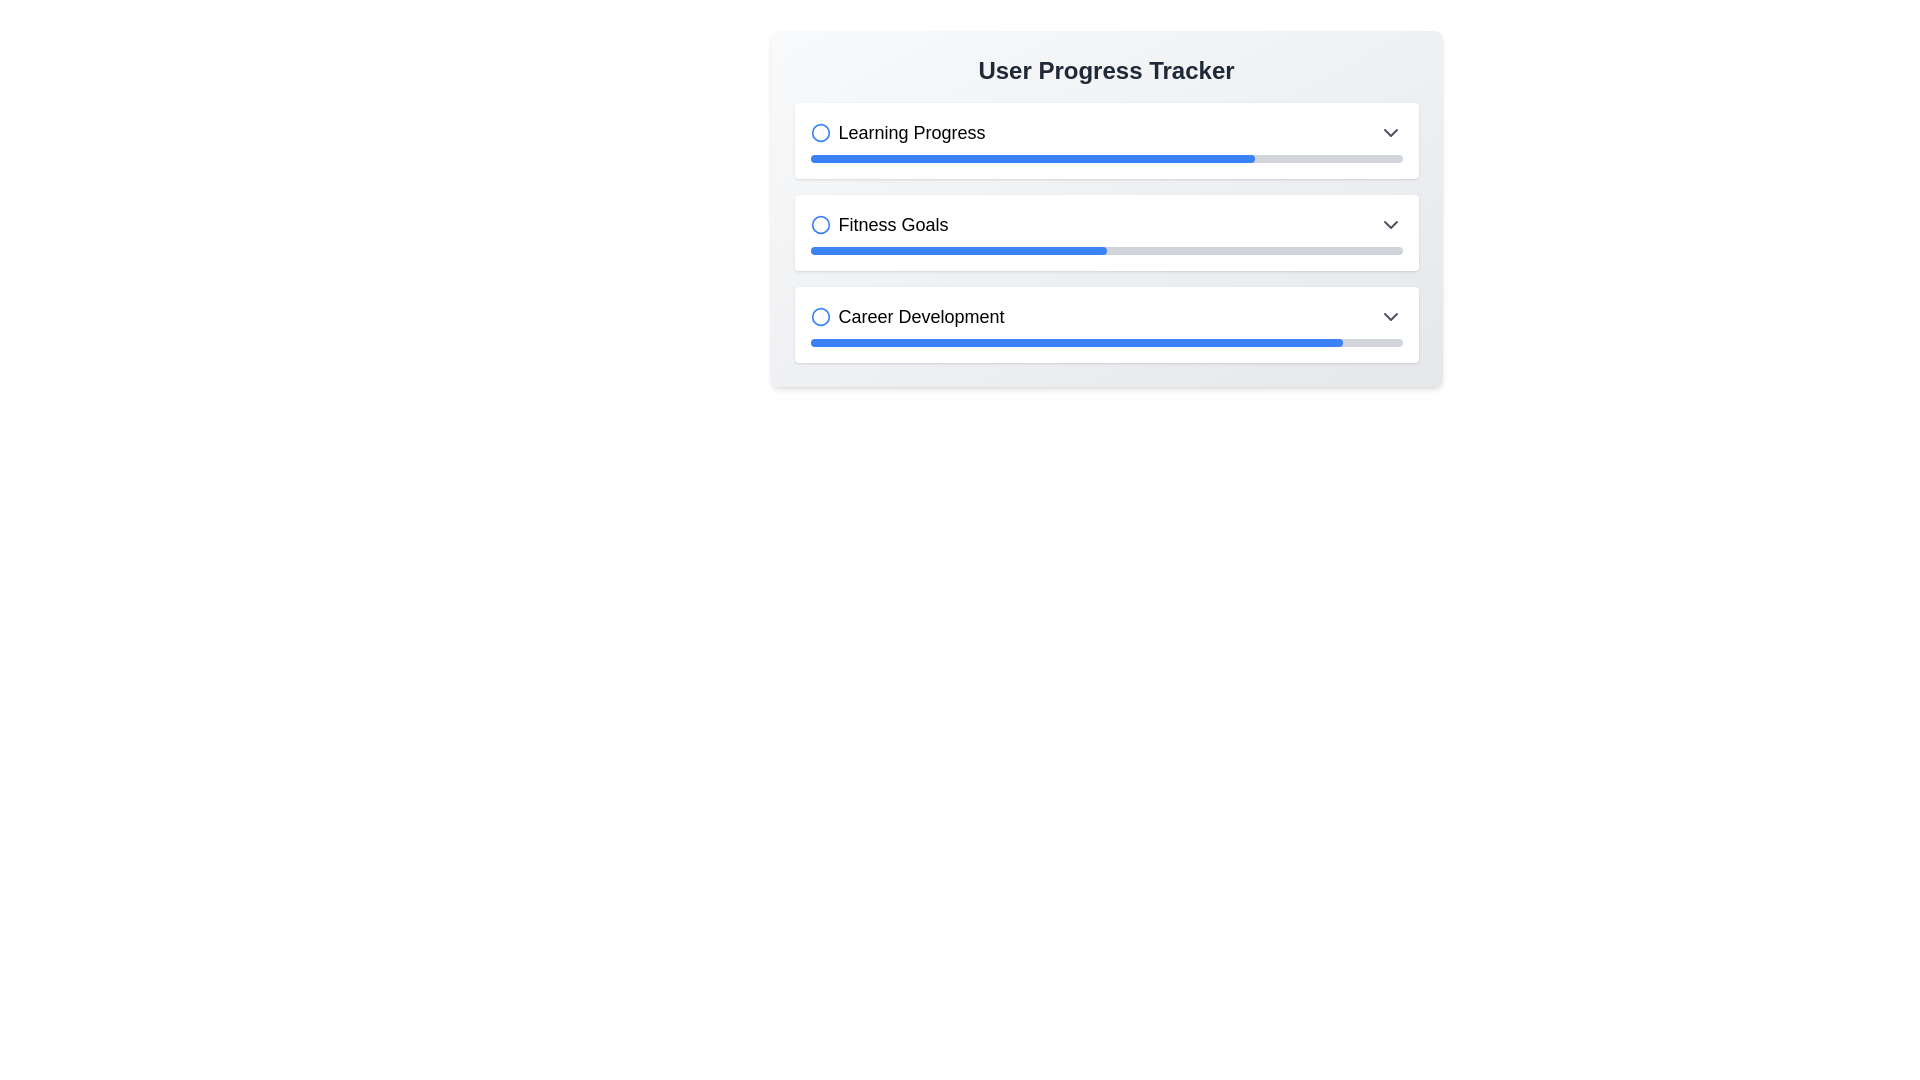  What do you see at coordinates (820, 315) in the screenshot?
I see `the 'Career Development' icon element located on the left side of its text label in the third row of the user progress tracker for accessibility purposes` at bounding box center [820, 315].